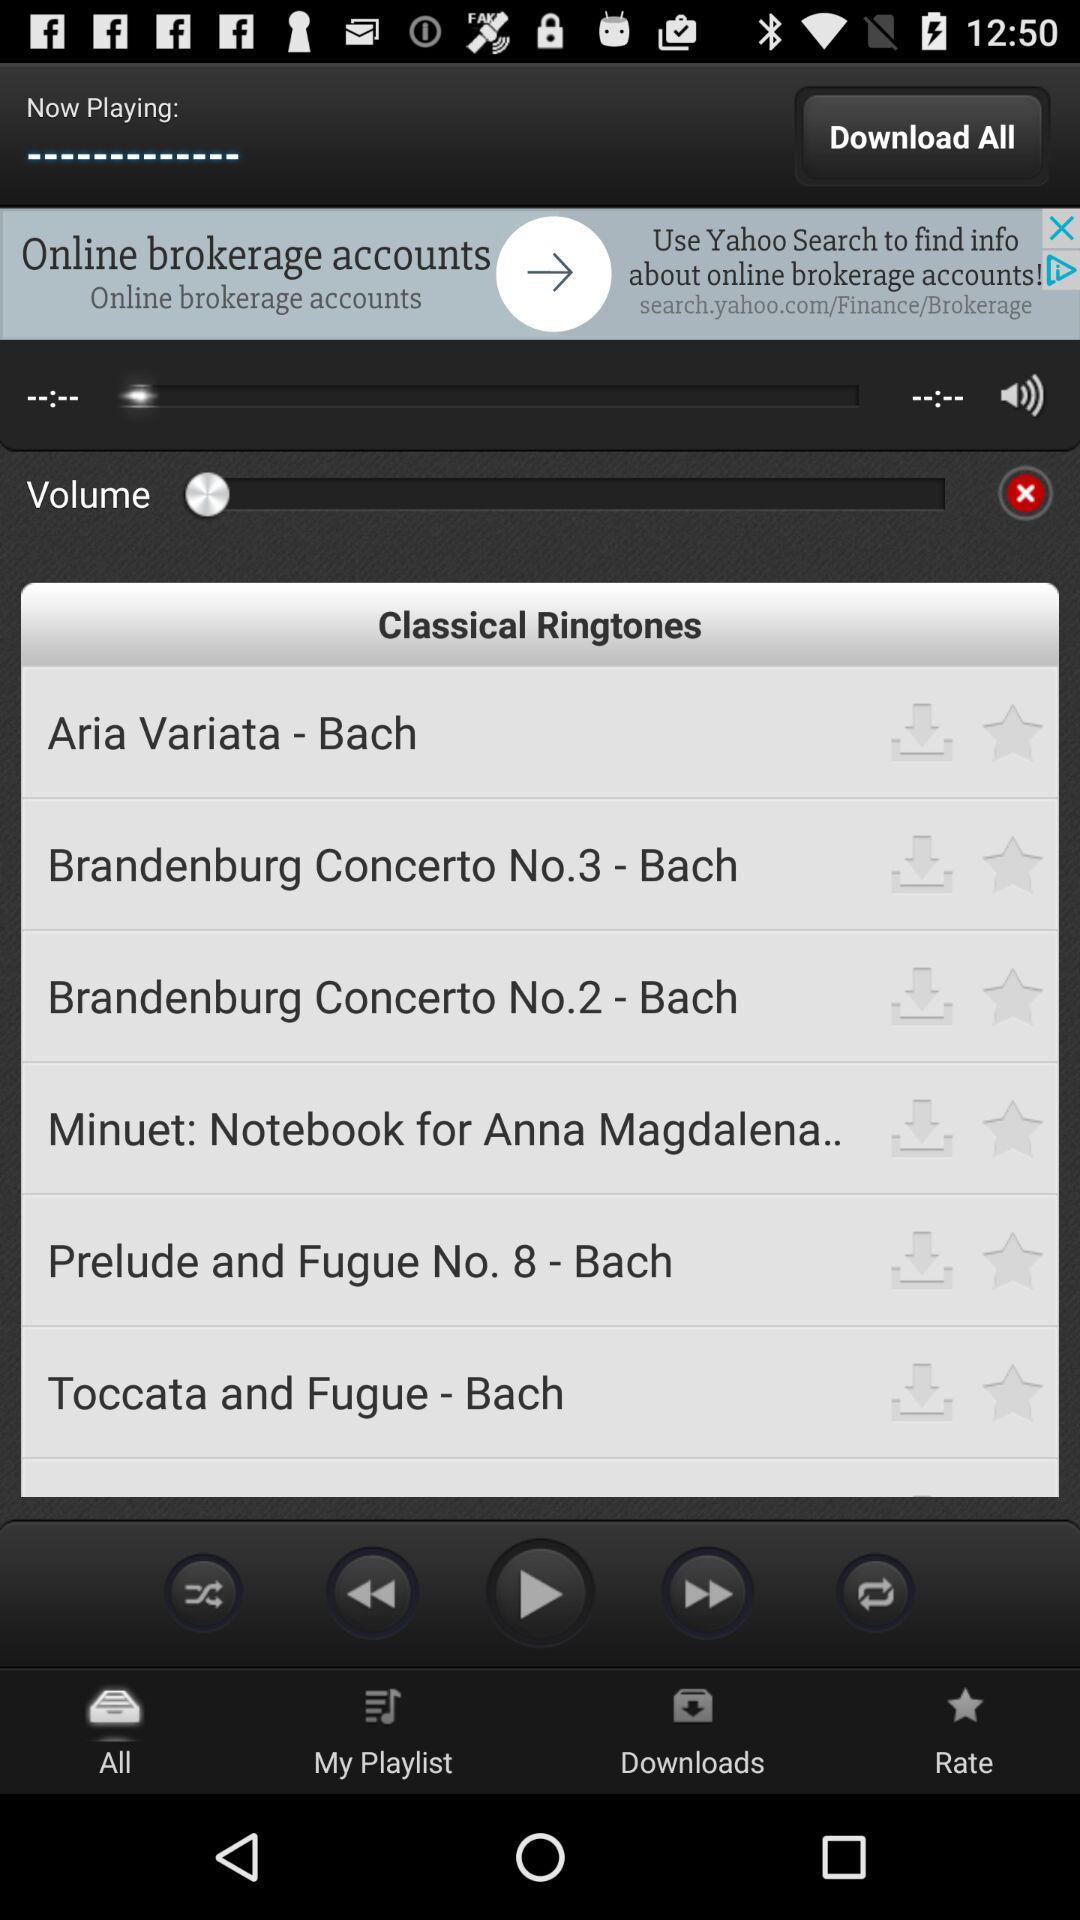 The image size is (1080, 1920). I want to click on download, so click(922, 730).